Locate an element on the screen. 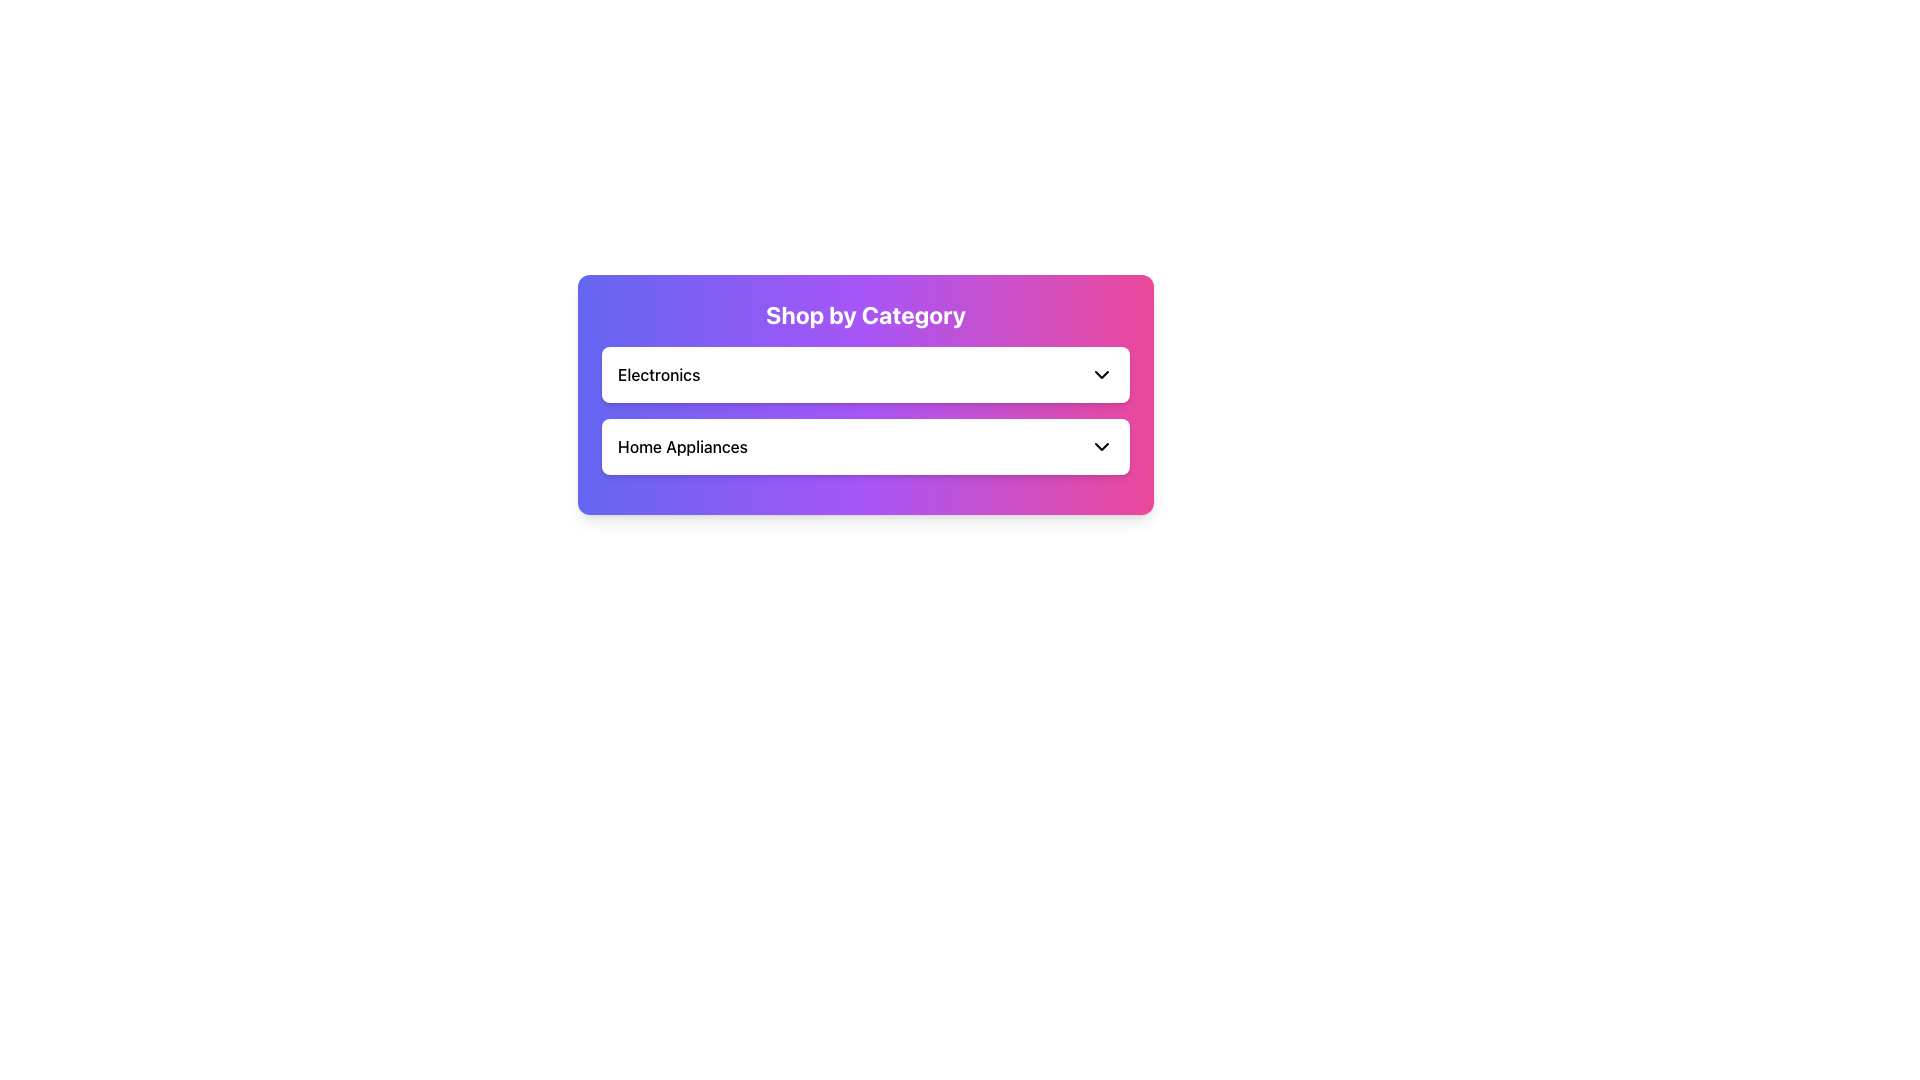  the 'Home Appliances' Dropdown trigger button to prepare for keyboard interaction is located at coordinates (865, 446).